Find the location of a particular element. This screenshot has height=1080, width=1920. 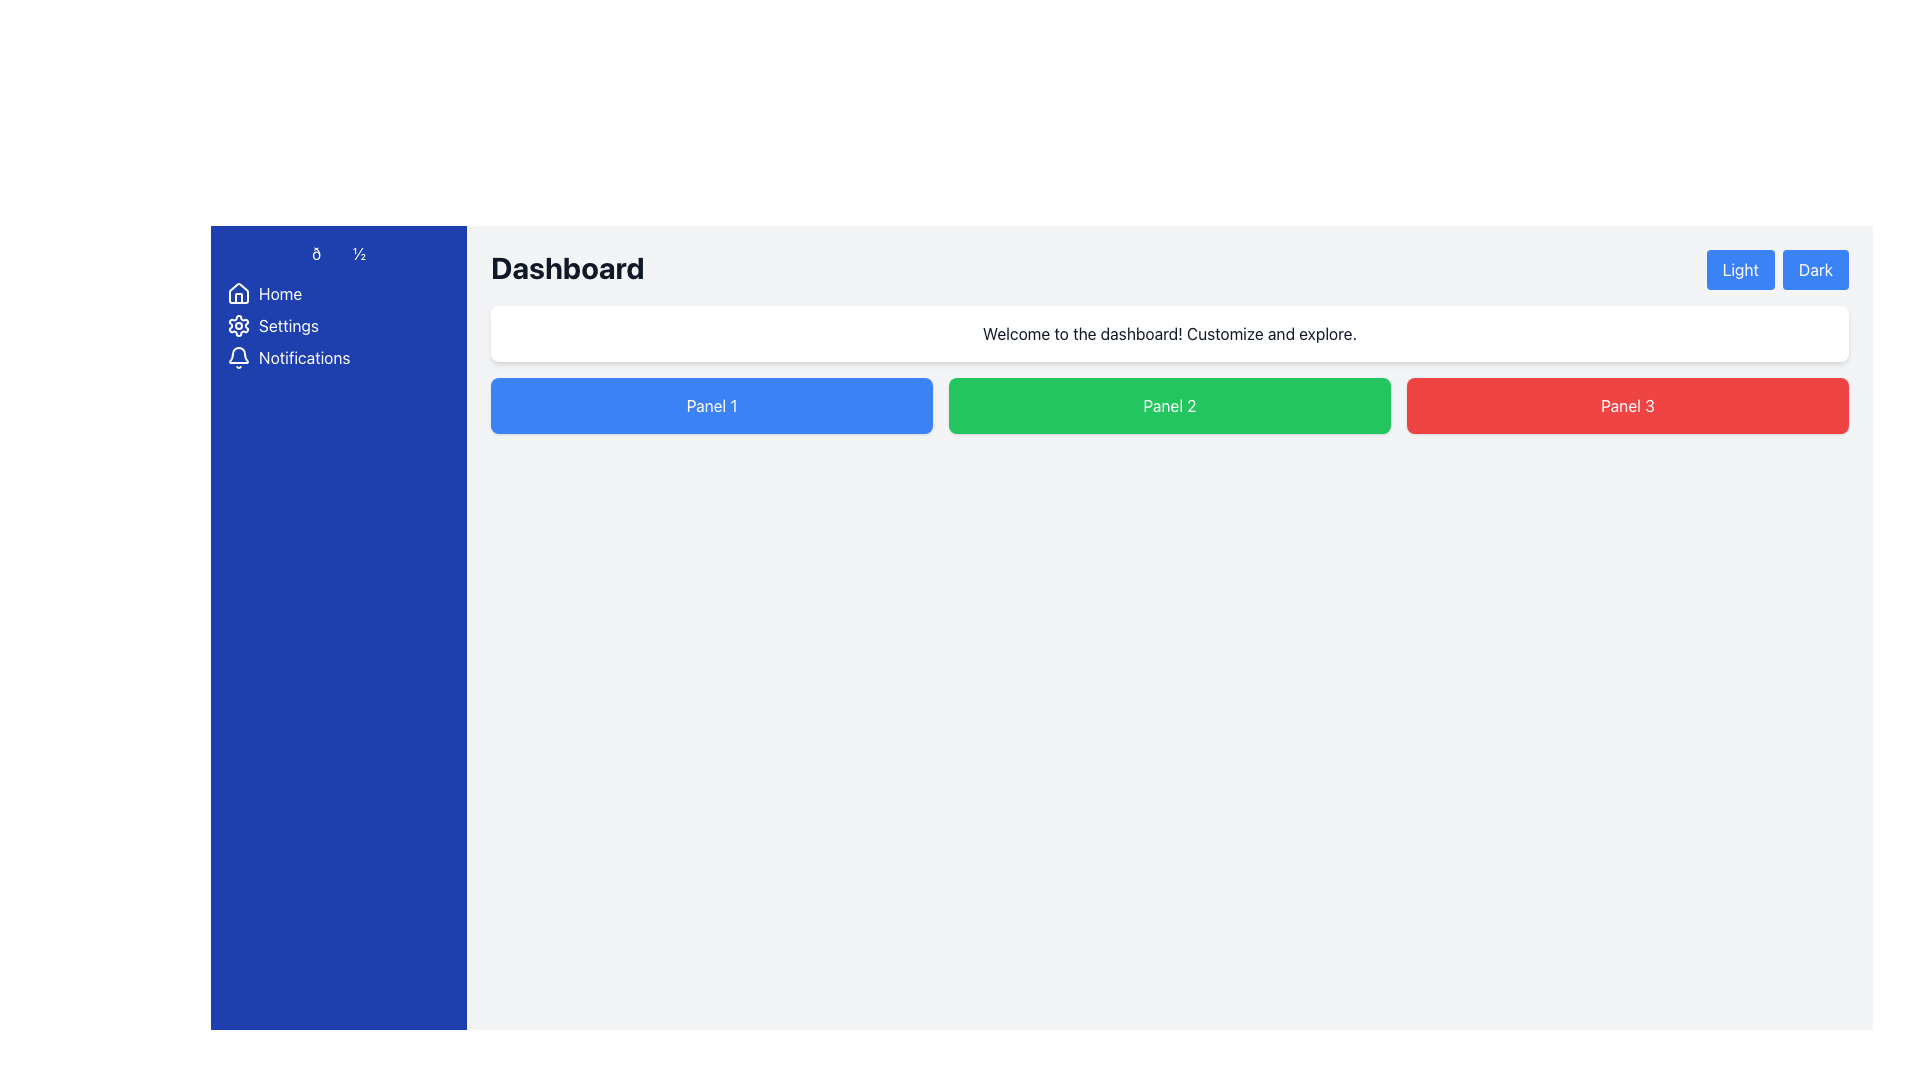

the gear-shaped icon is located at coordinates (239, 325).